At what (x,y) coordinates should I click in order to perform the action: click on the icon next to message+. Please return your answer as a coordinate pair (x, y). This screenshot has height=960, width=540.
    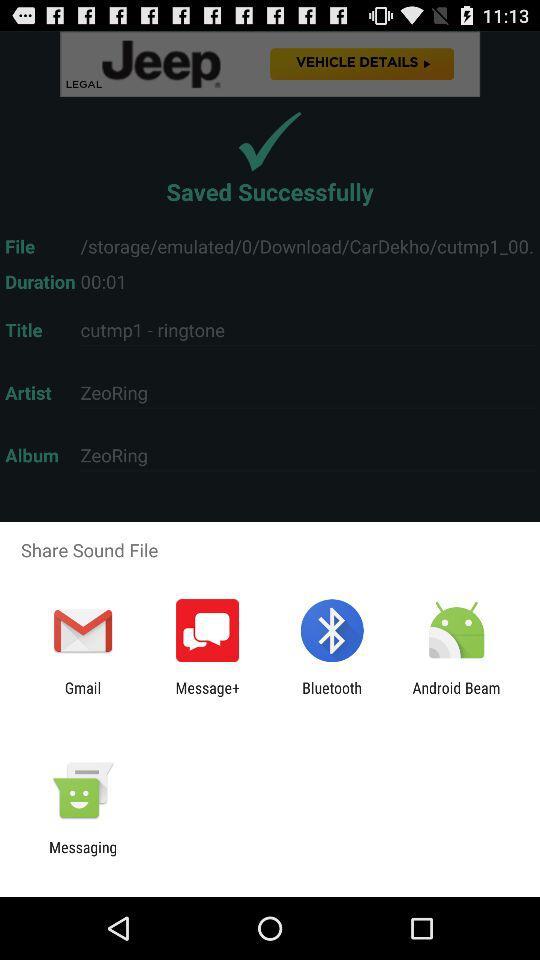
    Looking at the image, I should click on (82, 696).